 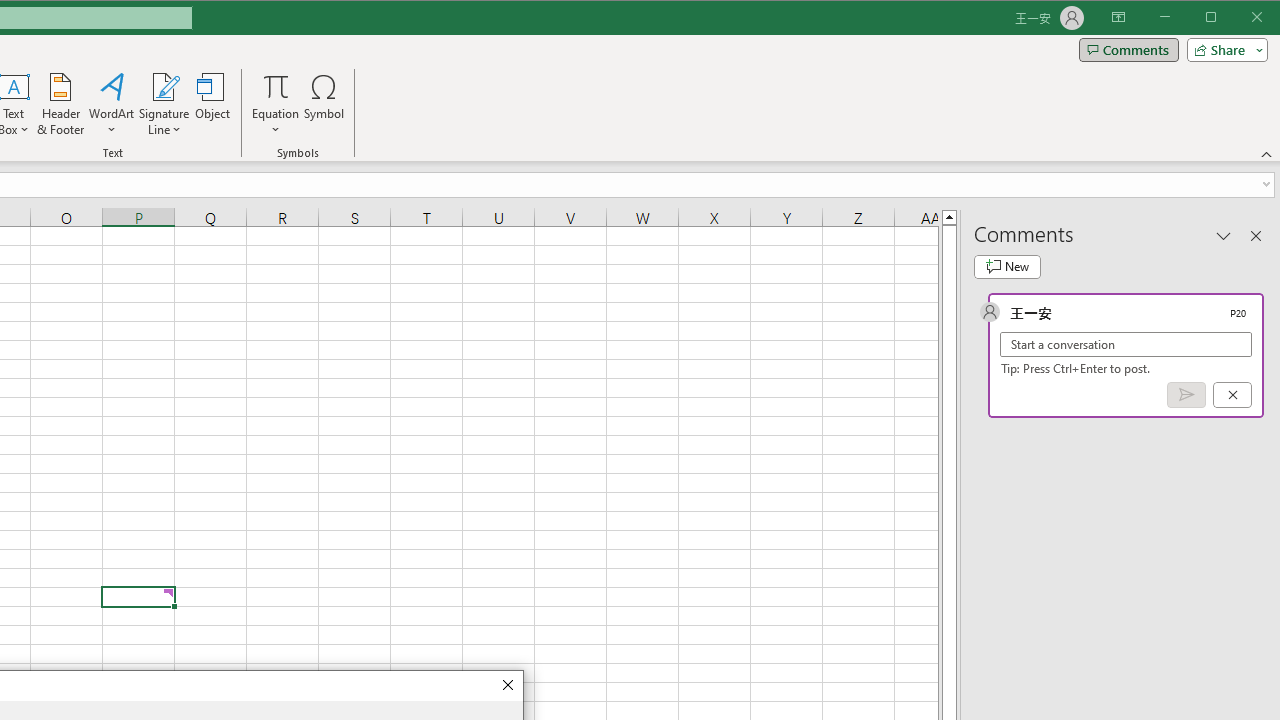 What do you see at coordinates (111, 104) in the screenshot?
I see `'WordArt'` at bounding box center [111, 104].